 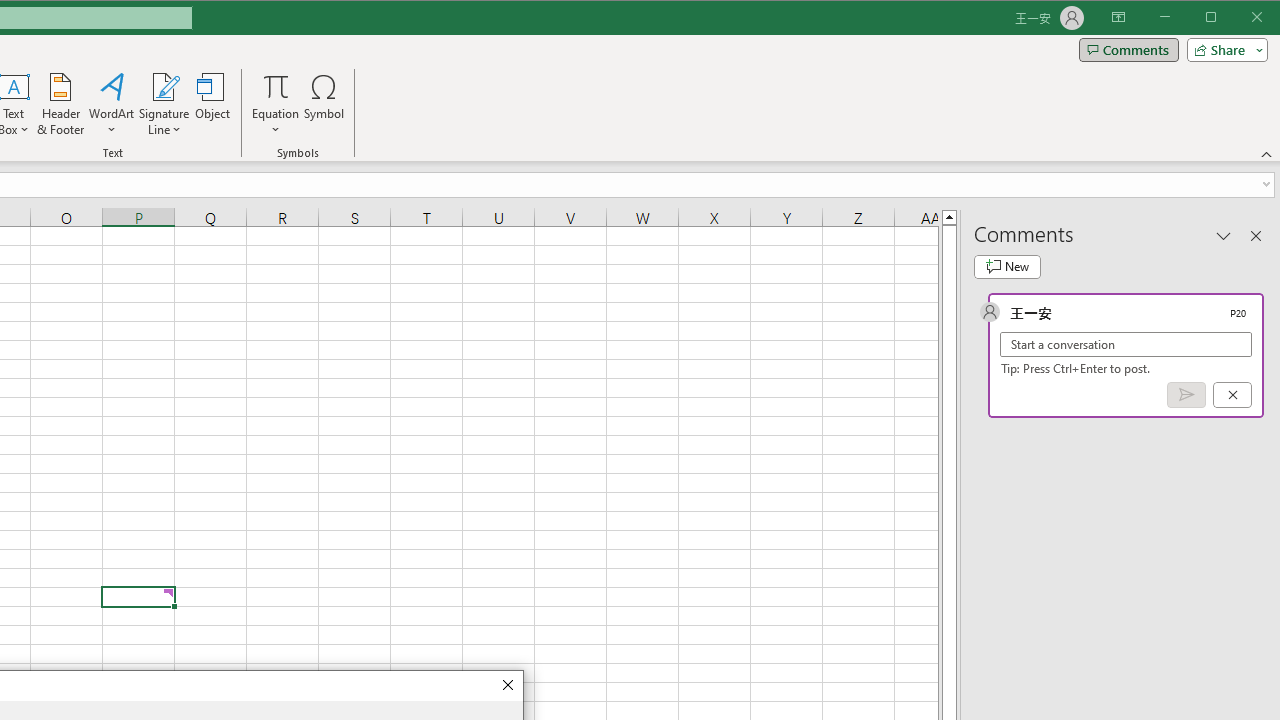 What do you see at coordinates (111, 104) in the screenshot?
I see `'WordArt'` at bounding box center [111, 104].